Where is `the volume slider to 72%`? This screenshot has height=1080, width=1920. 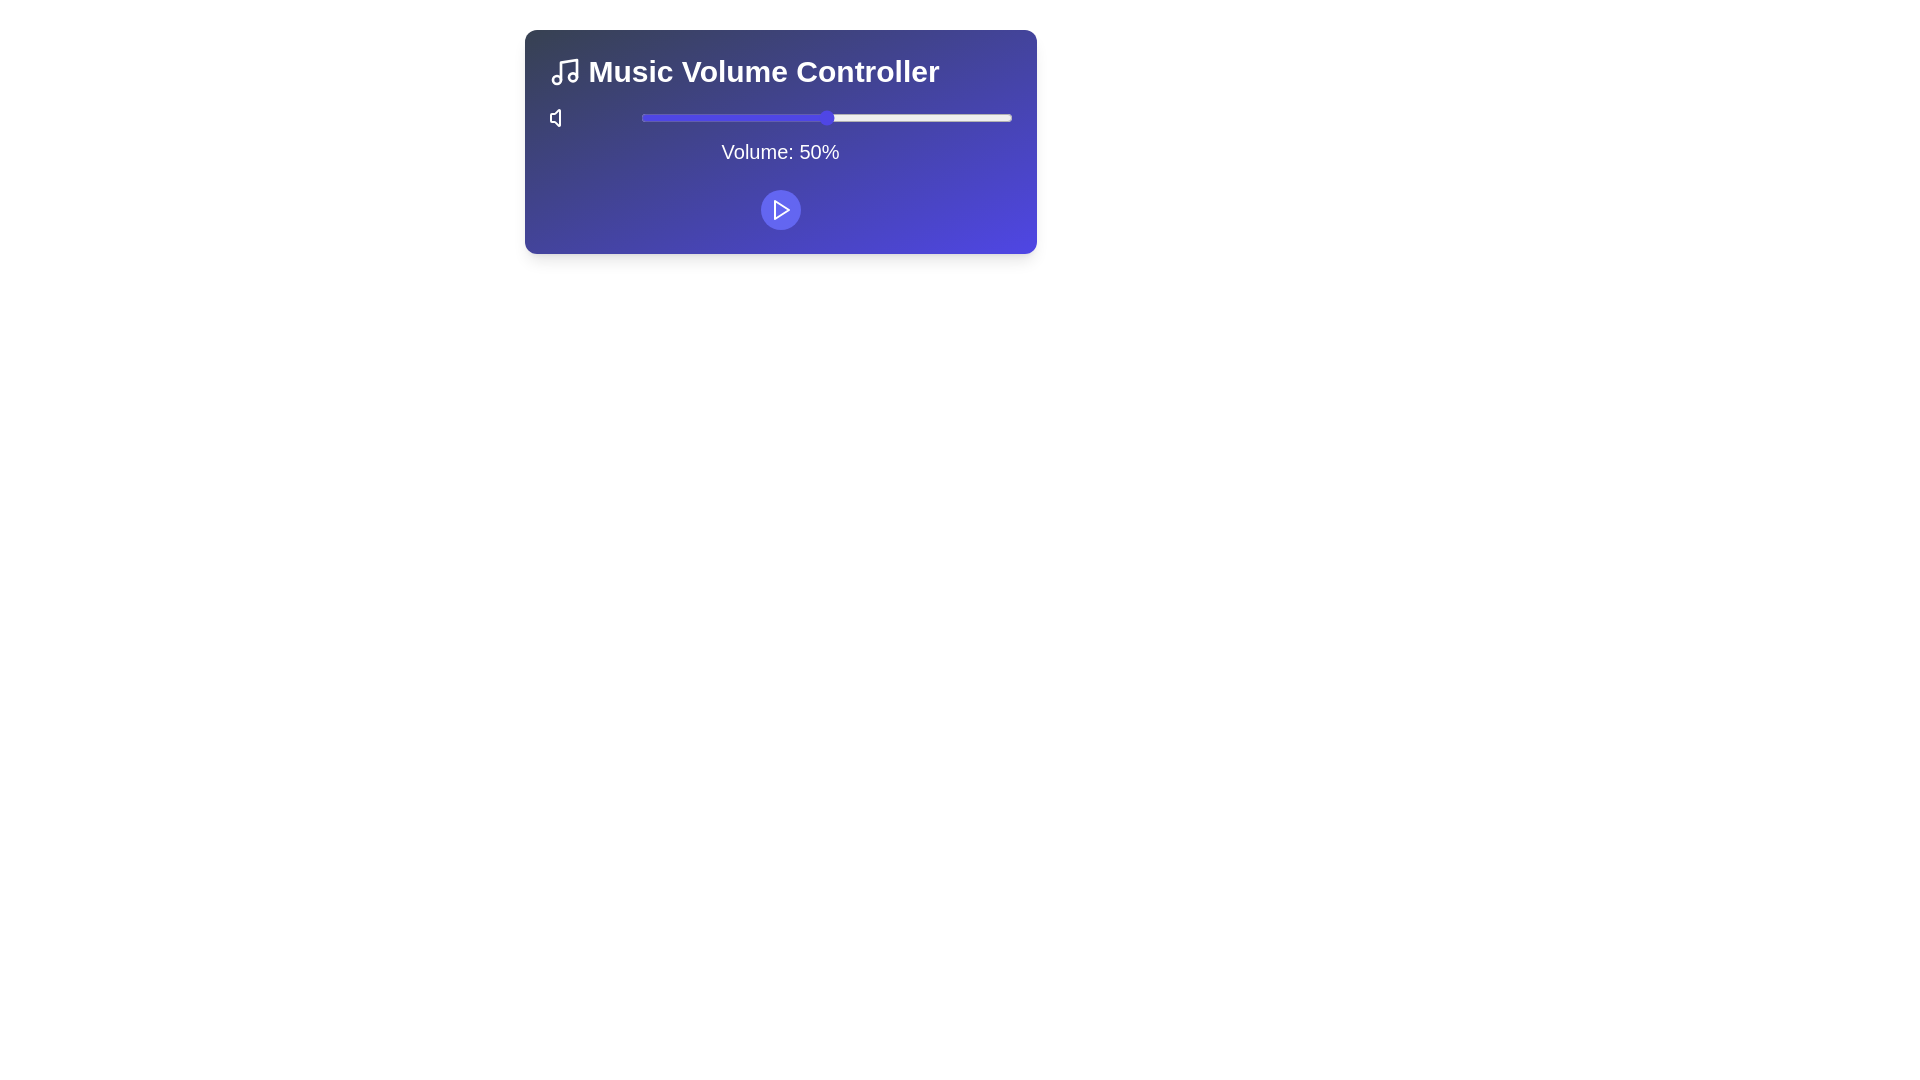
the volume slider to 72% is located at coordinates (907, 118).